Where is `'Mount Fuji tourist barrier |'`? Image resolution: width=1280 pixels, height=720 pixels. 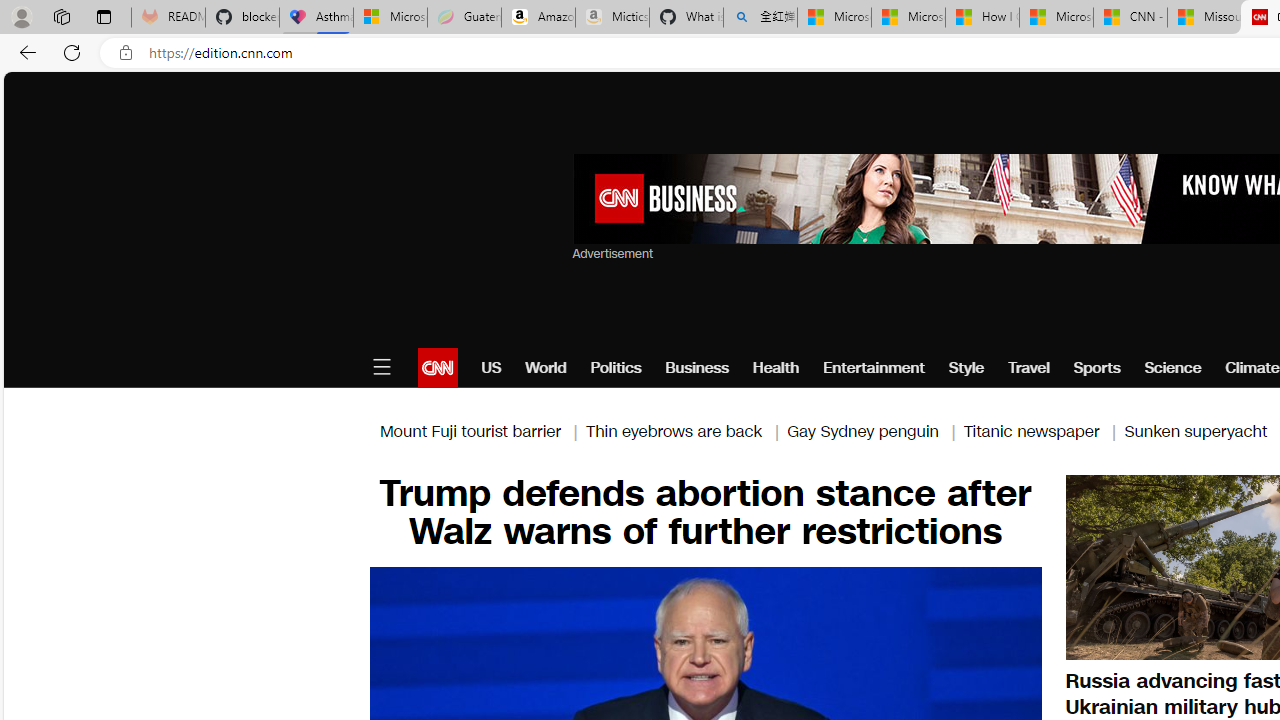
'Mount Fuji tourist barrier |' is located at coordinates (482, 430).